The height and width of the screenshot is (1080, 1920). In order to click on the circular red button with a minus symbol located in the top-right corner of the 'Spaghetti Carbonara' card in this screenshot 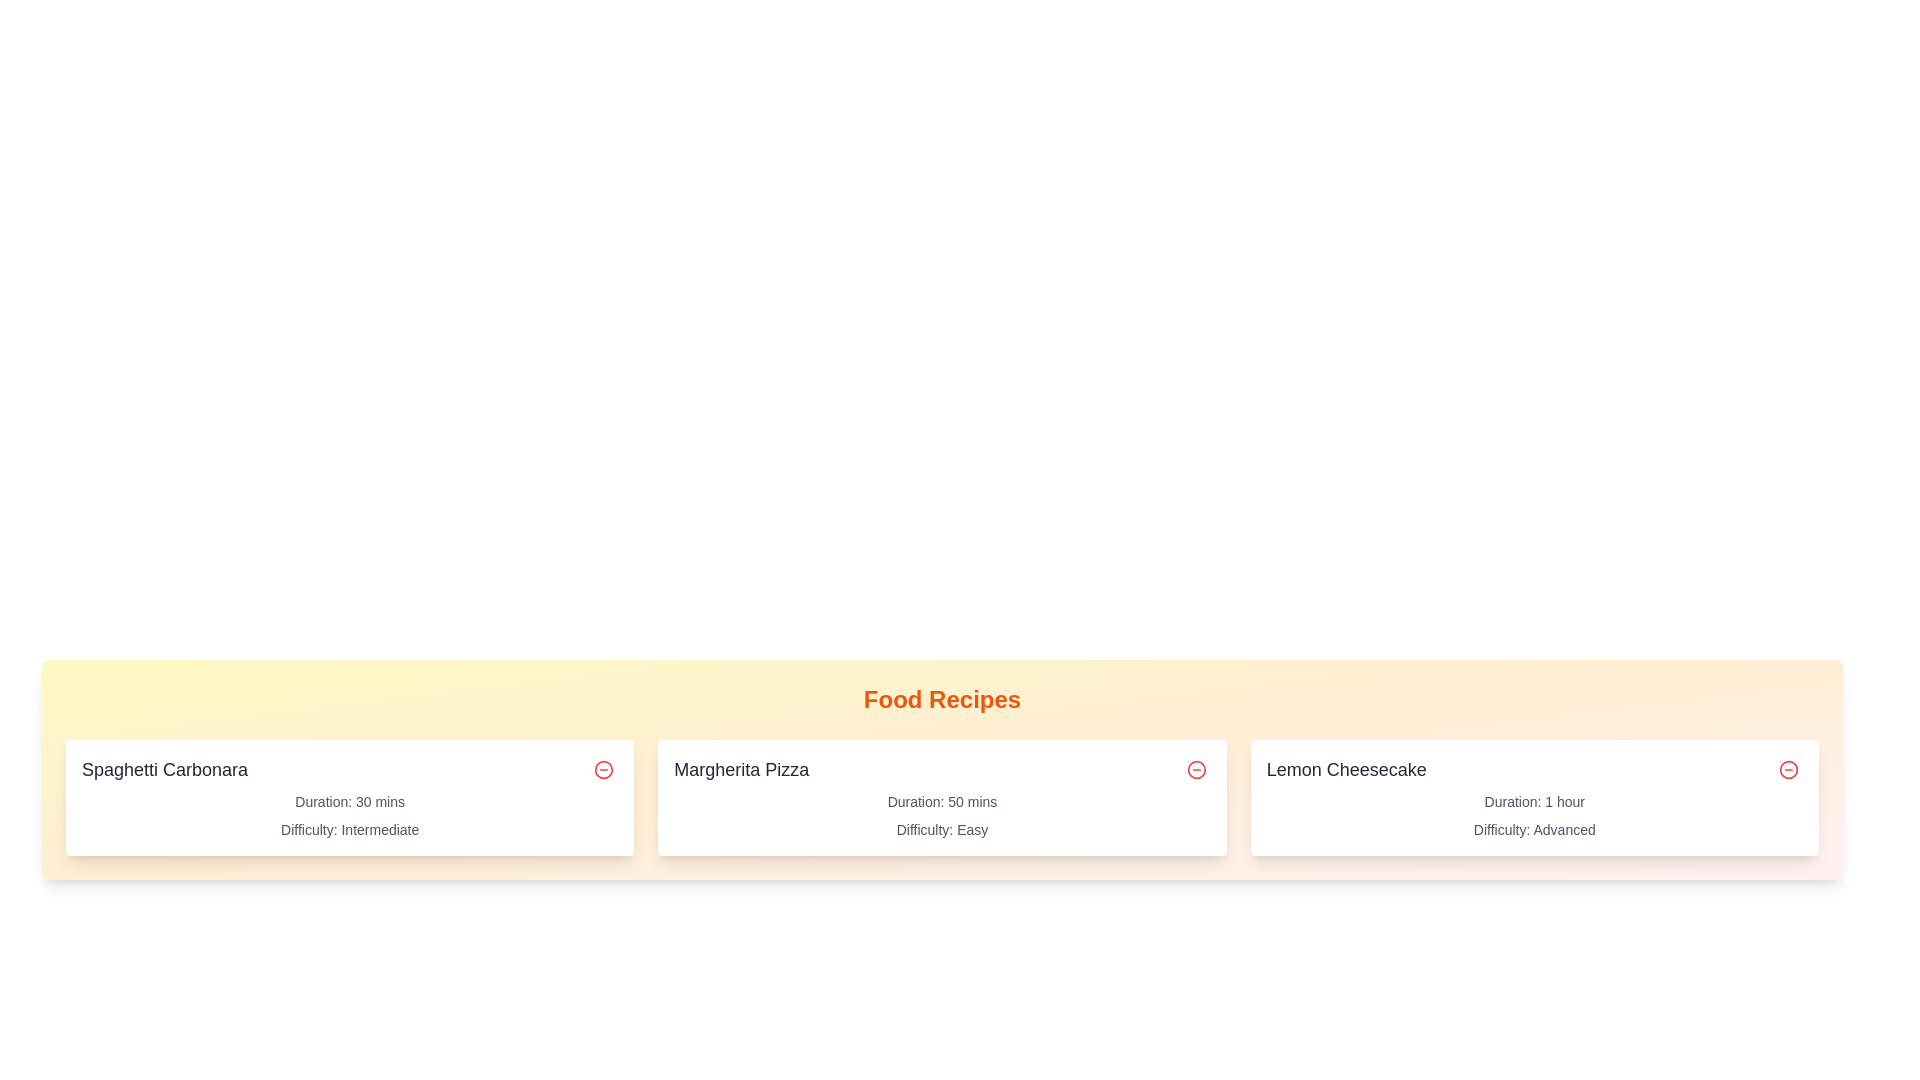, I will do `click(603, 769)`.